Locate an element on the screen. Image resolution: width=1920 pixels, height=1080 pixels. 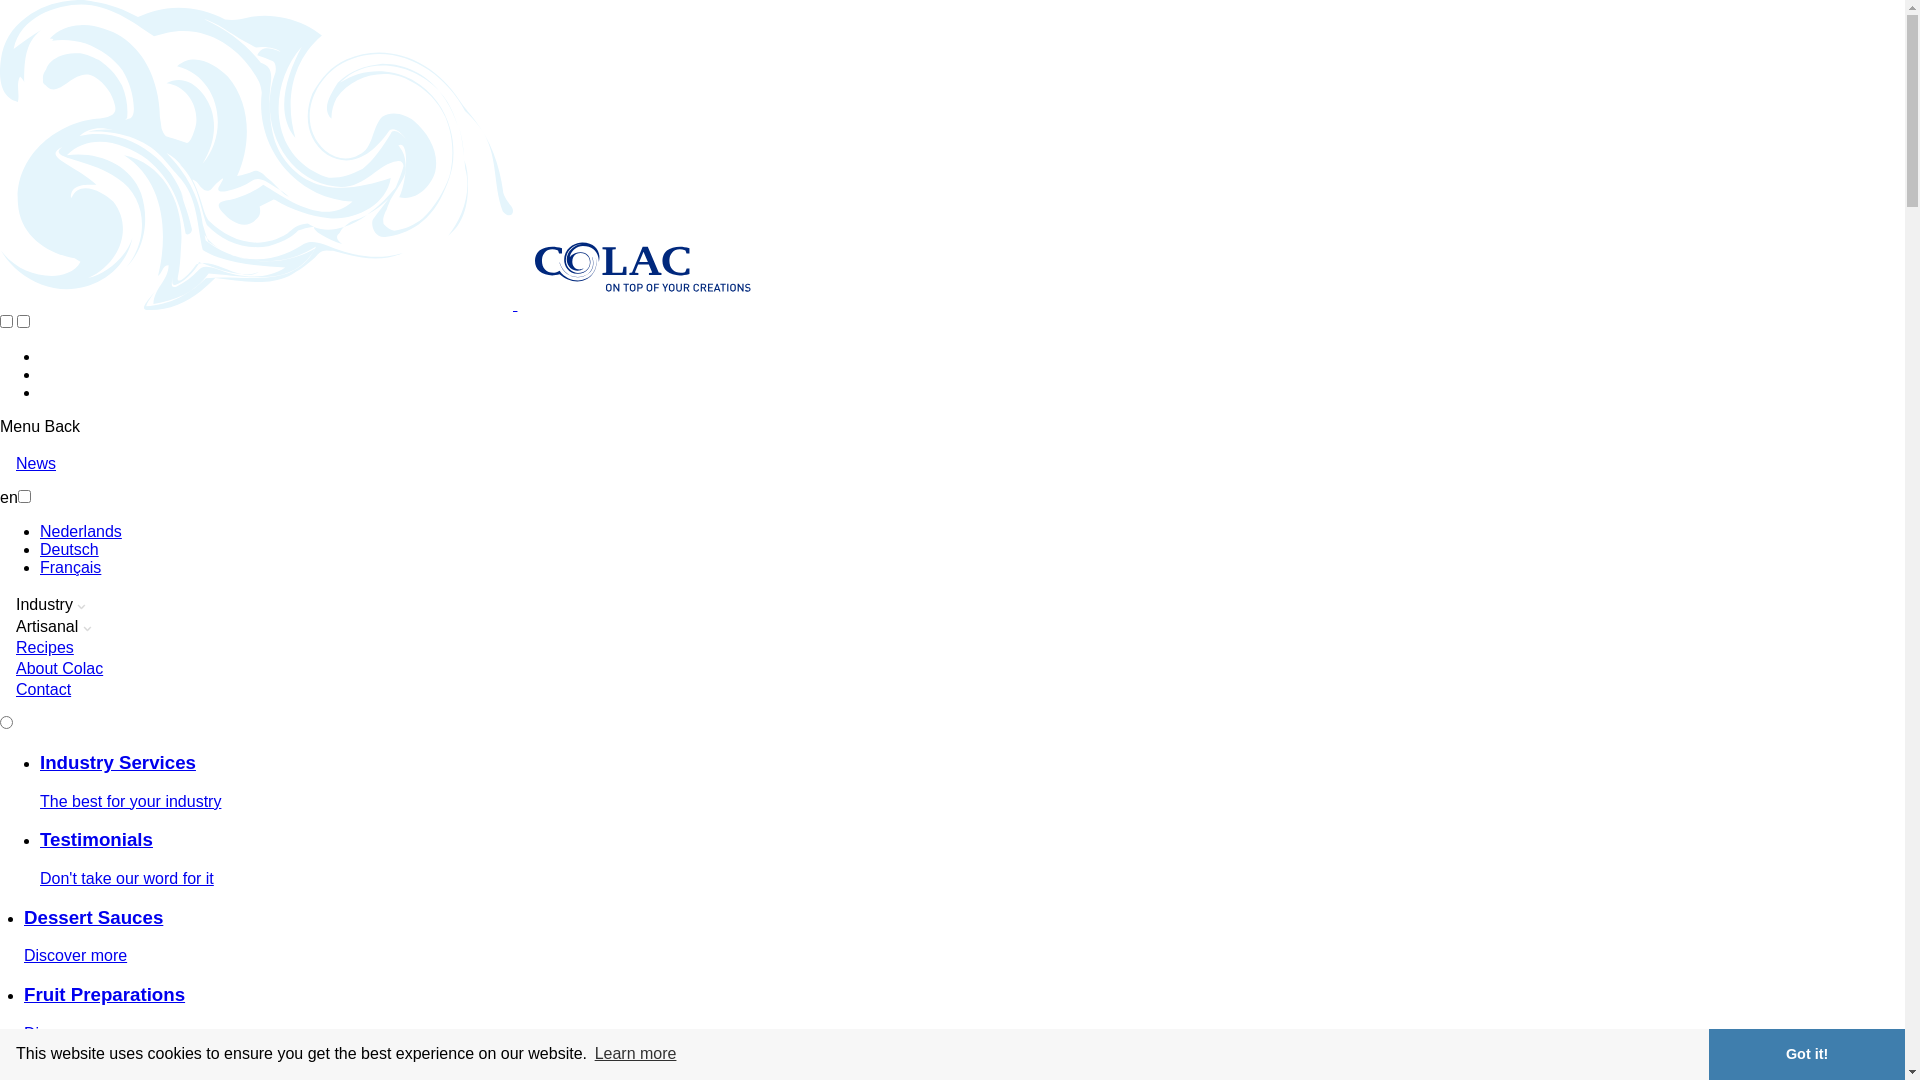
'Dessert Sauces is located at coordinates (964, 936).